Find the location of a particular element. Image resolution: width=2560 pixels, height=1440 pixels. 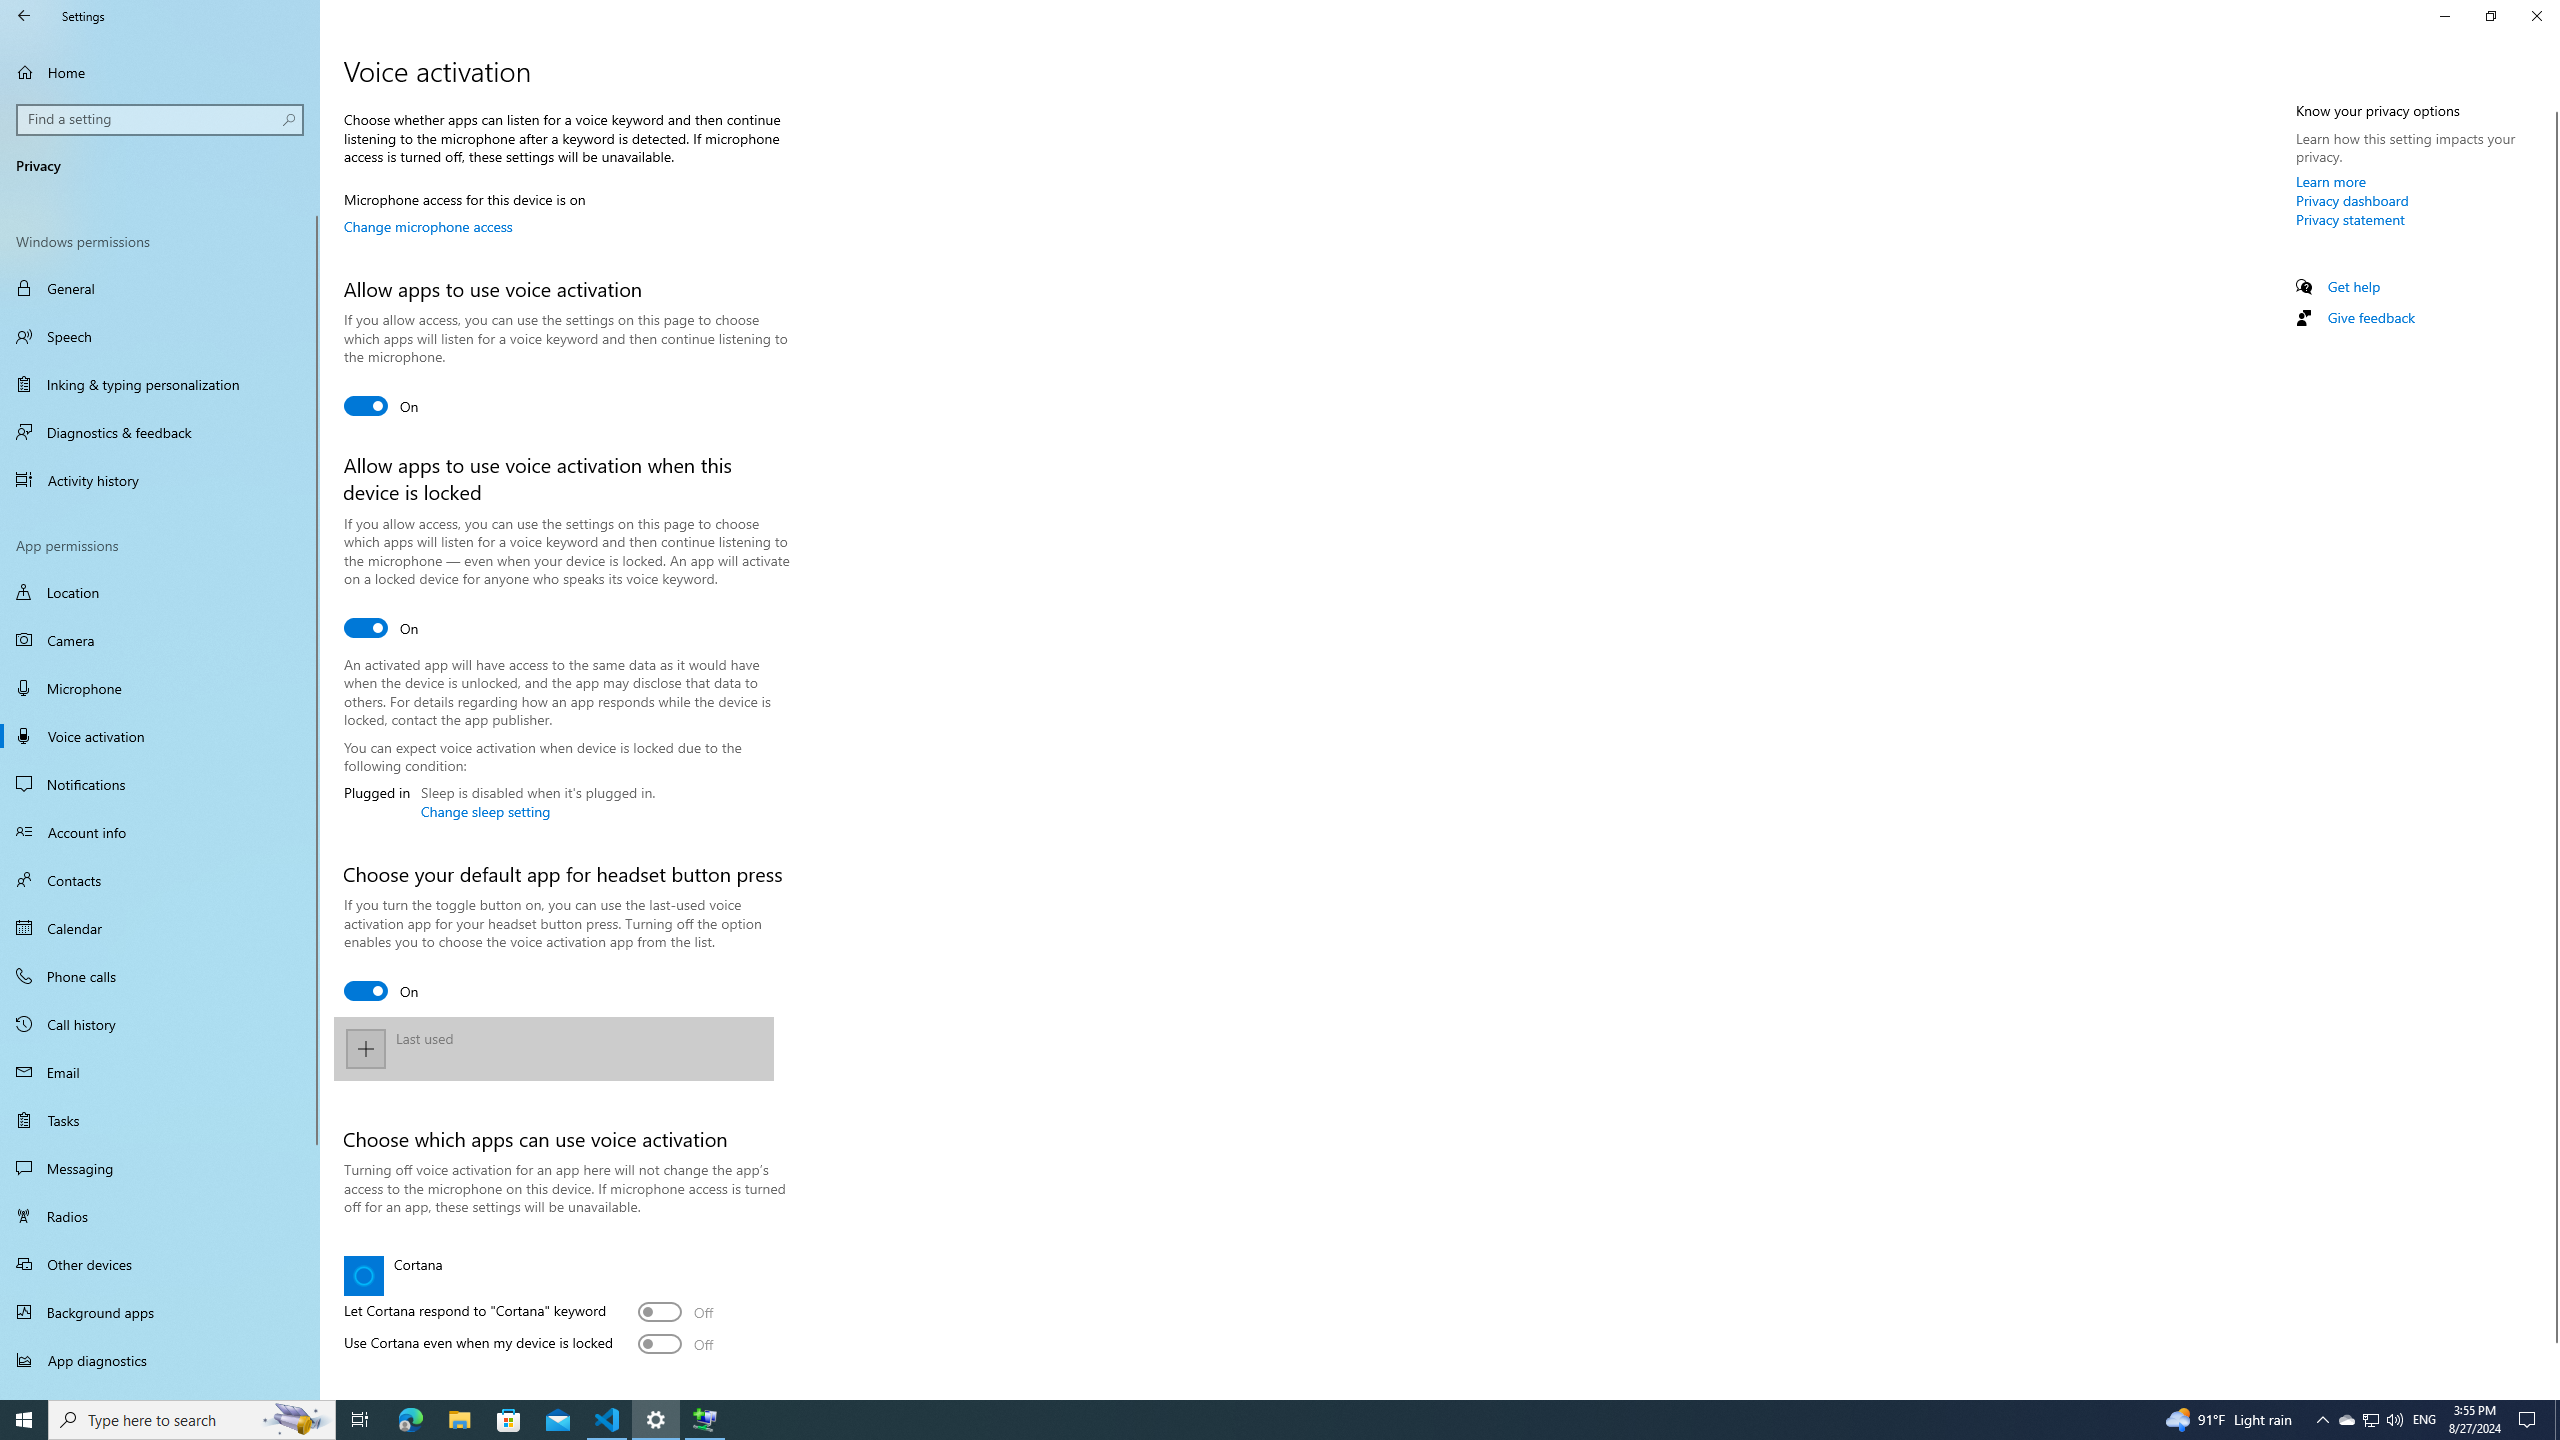

'Automatic file downloads' is located at coordinates (159, 1390).